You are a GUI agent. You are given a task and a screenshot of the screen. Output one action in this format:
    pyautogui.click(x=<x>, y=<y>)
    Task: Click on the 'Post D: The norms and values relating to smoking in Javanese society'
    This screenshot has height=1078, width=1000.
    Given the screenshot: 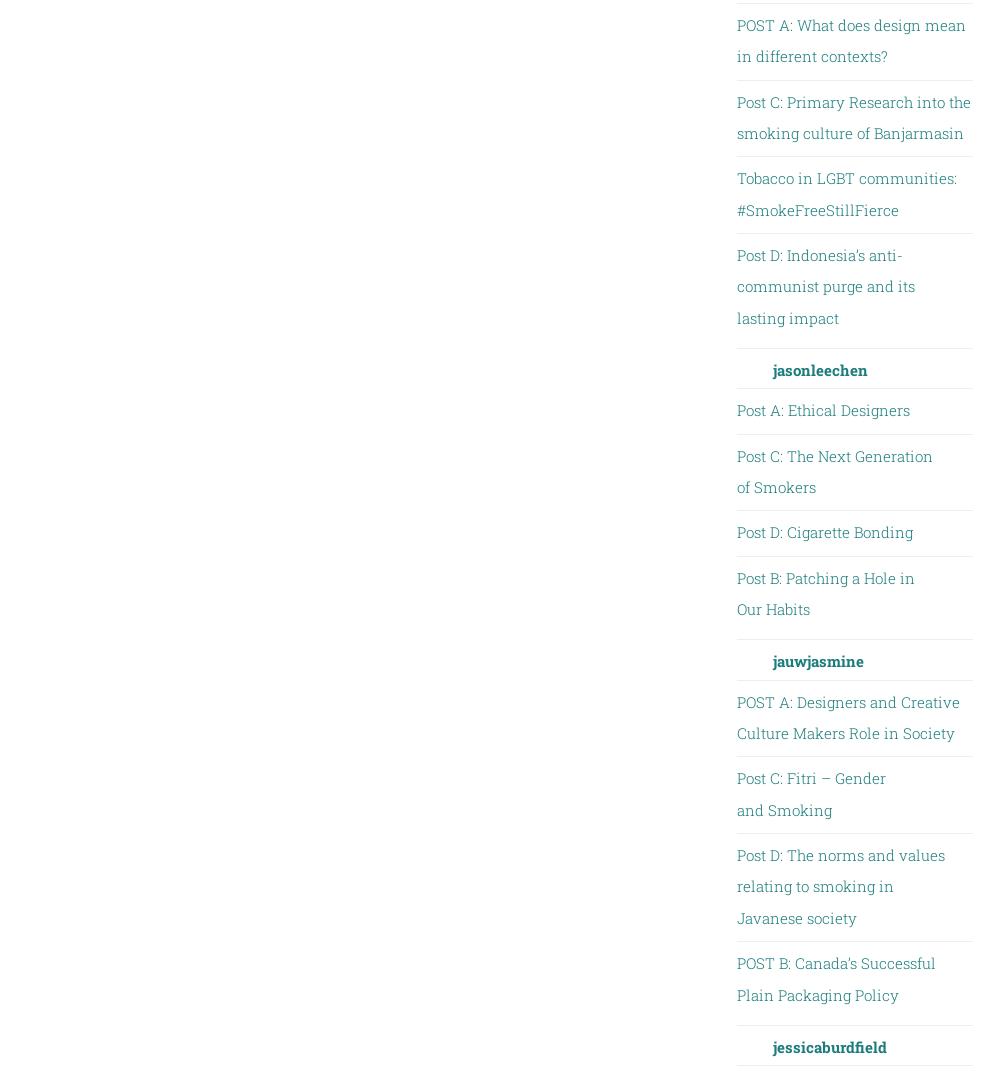 What is the action you would take?
    pyautogui.click(x=839, y=885)
    